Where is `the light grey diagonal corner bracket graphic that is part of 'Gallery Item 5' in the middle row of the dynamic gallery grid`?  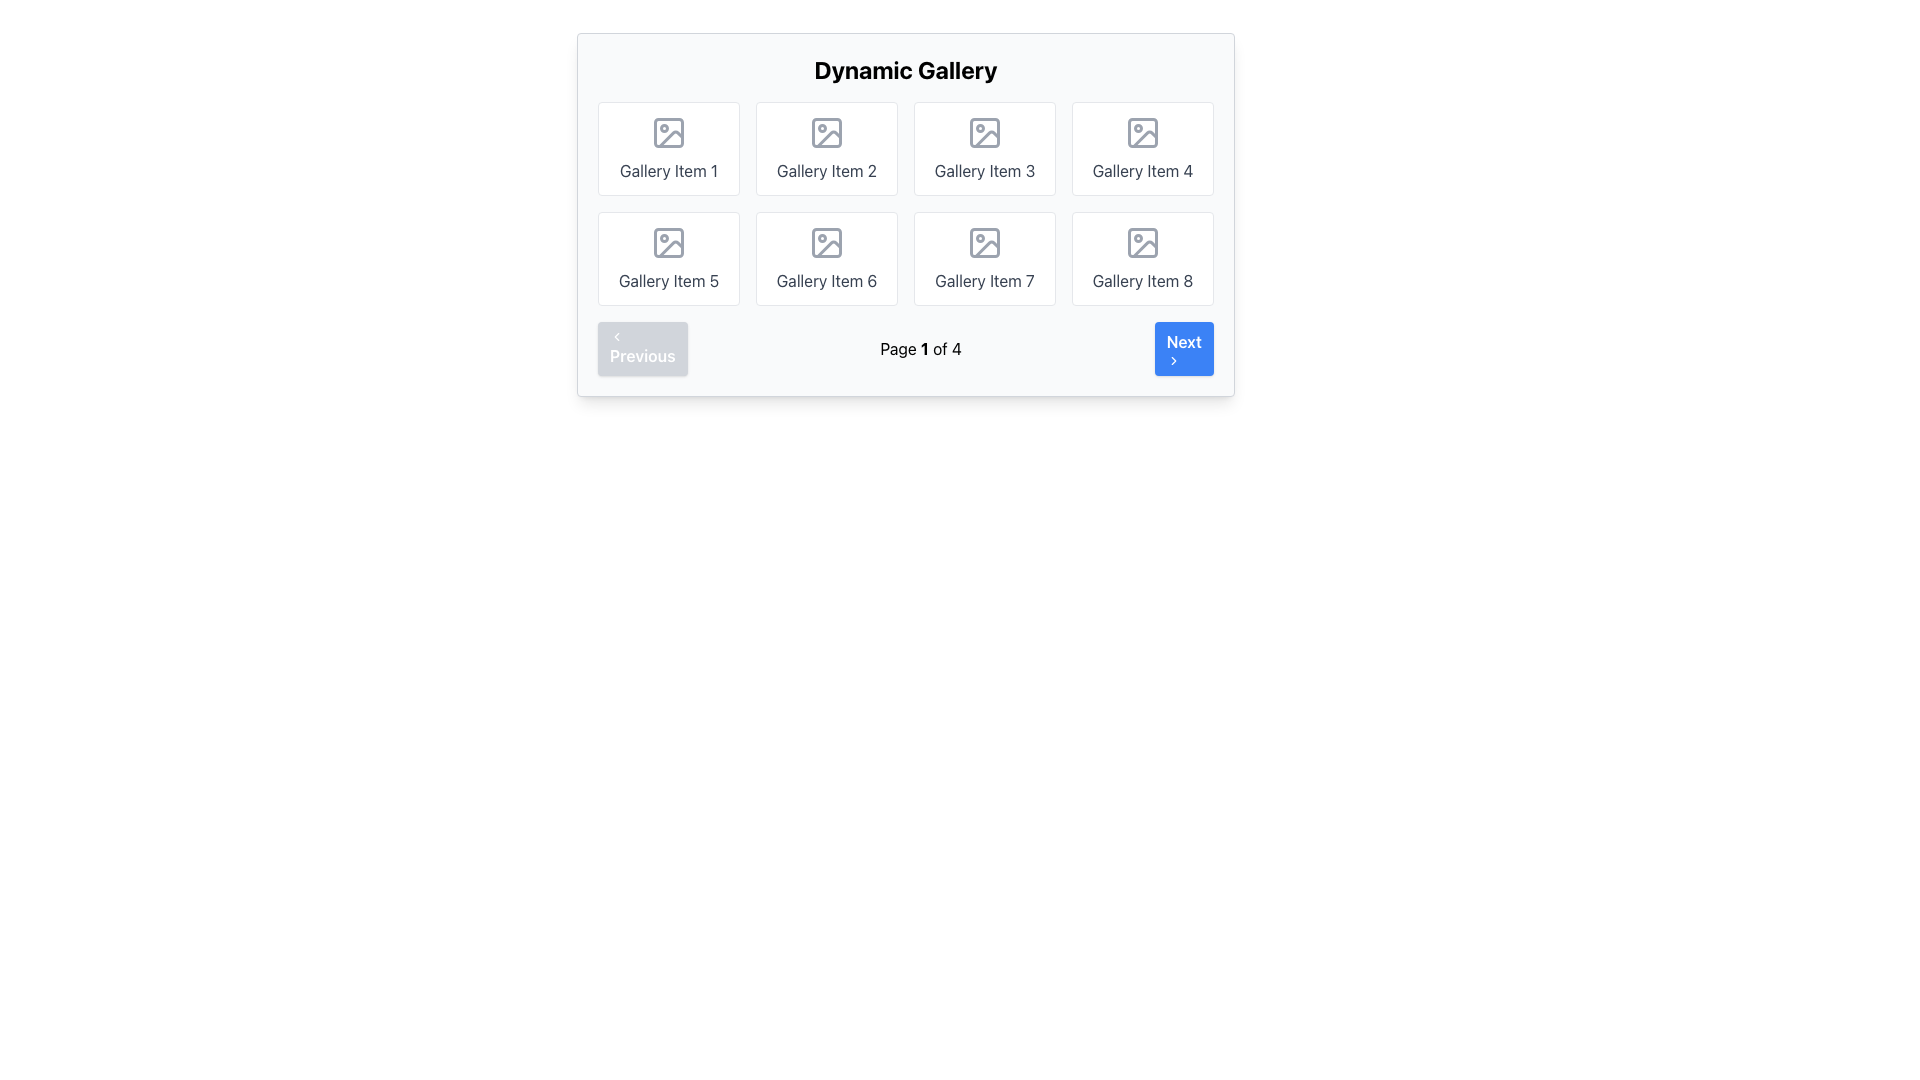
the light grey diagonal corner bracket graphic that is part of 'Gallery Item 5' in the middle row of the dynamic gallery grid is located at coordinates (671, 248).